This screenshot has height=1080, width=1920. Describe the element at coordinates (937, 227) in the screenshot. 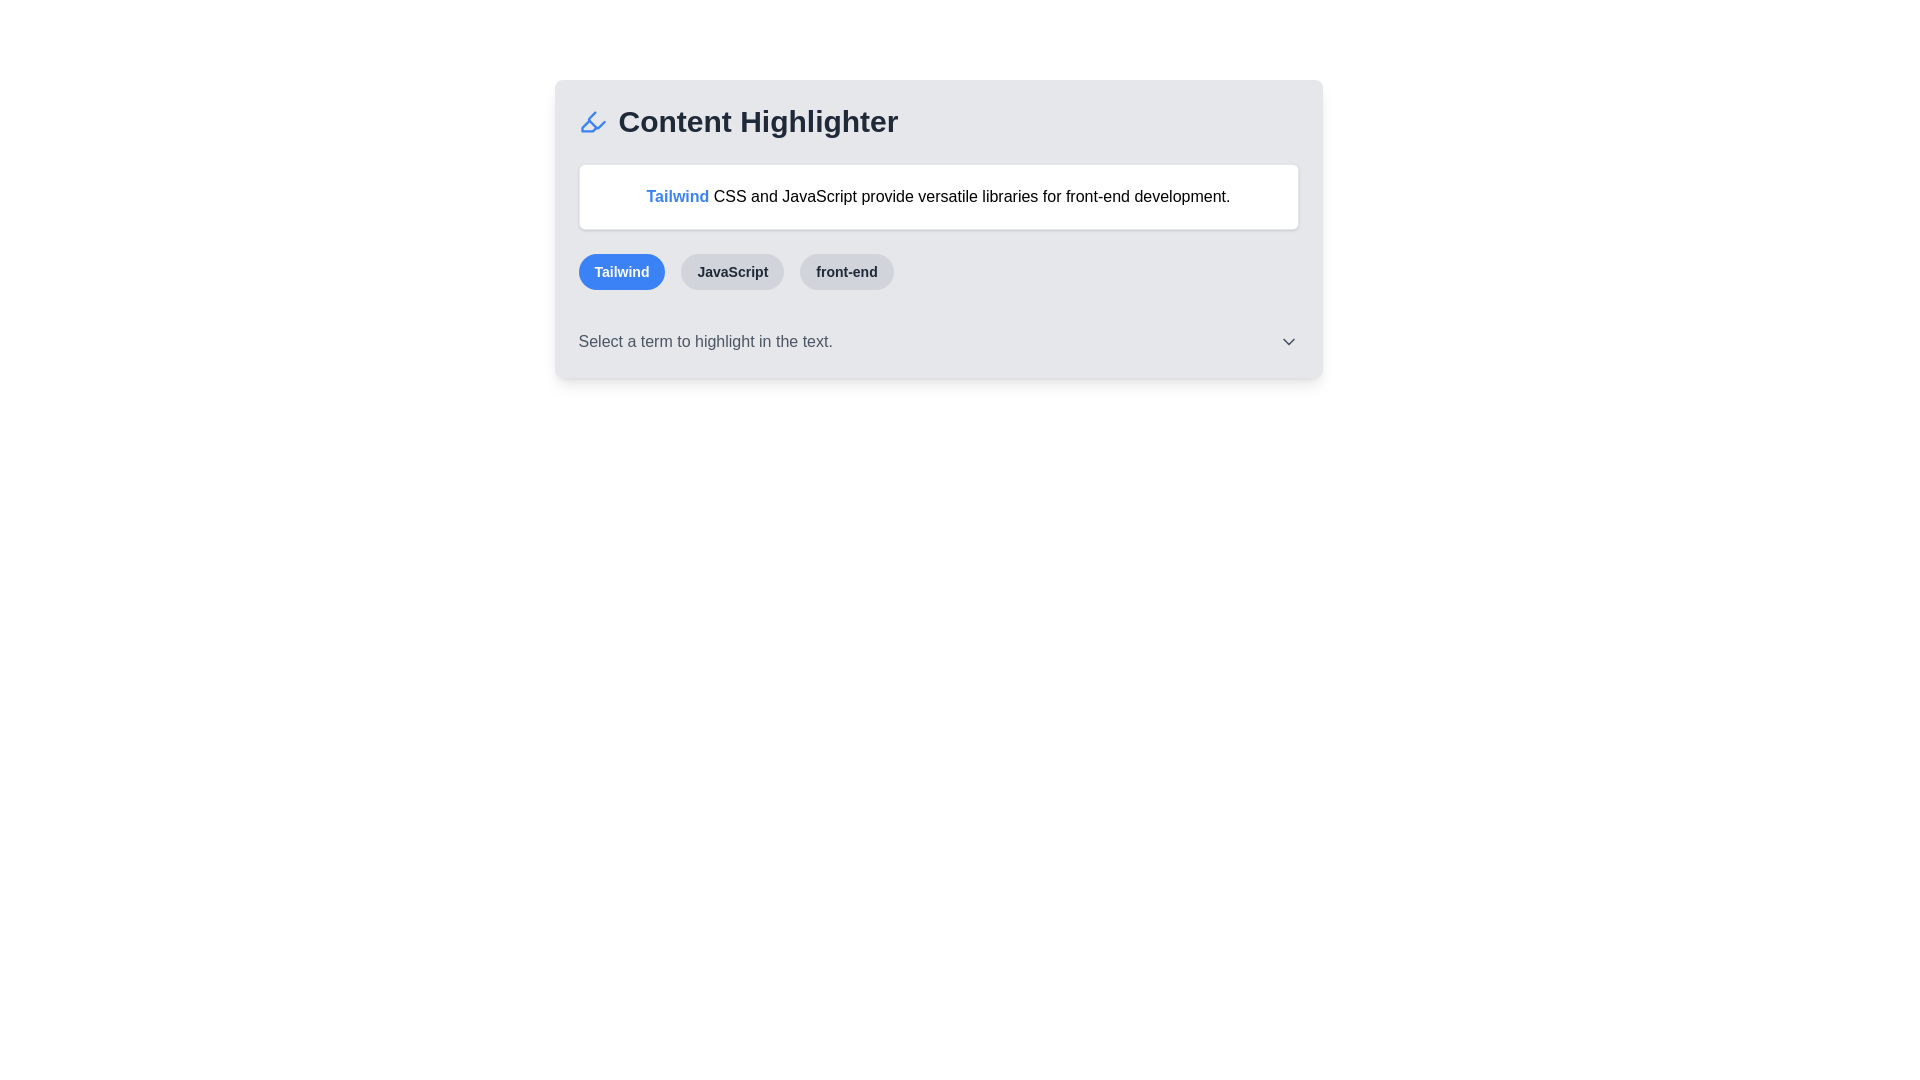

I see `the informational text block located centrally below the title 'Content Highlighter' and above the tags styled as buttons` at that location.